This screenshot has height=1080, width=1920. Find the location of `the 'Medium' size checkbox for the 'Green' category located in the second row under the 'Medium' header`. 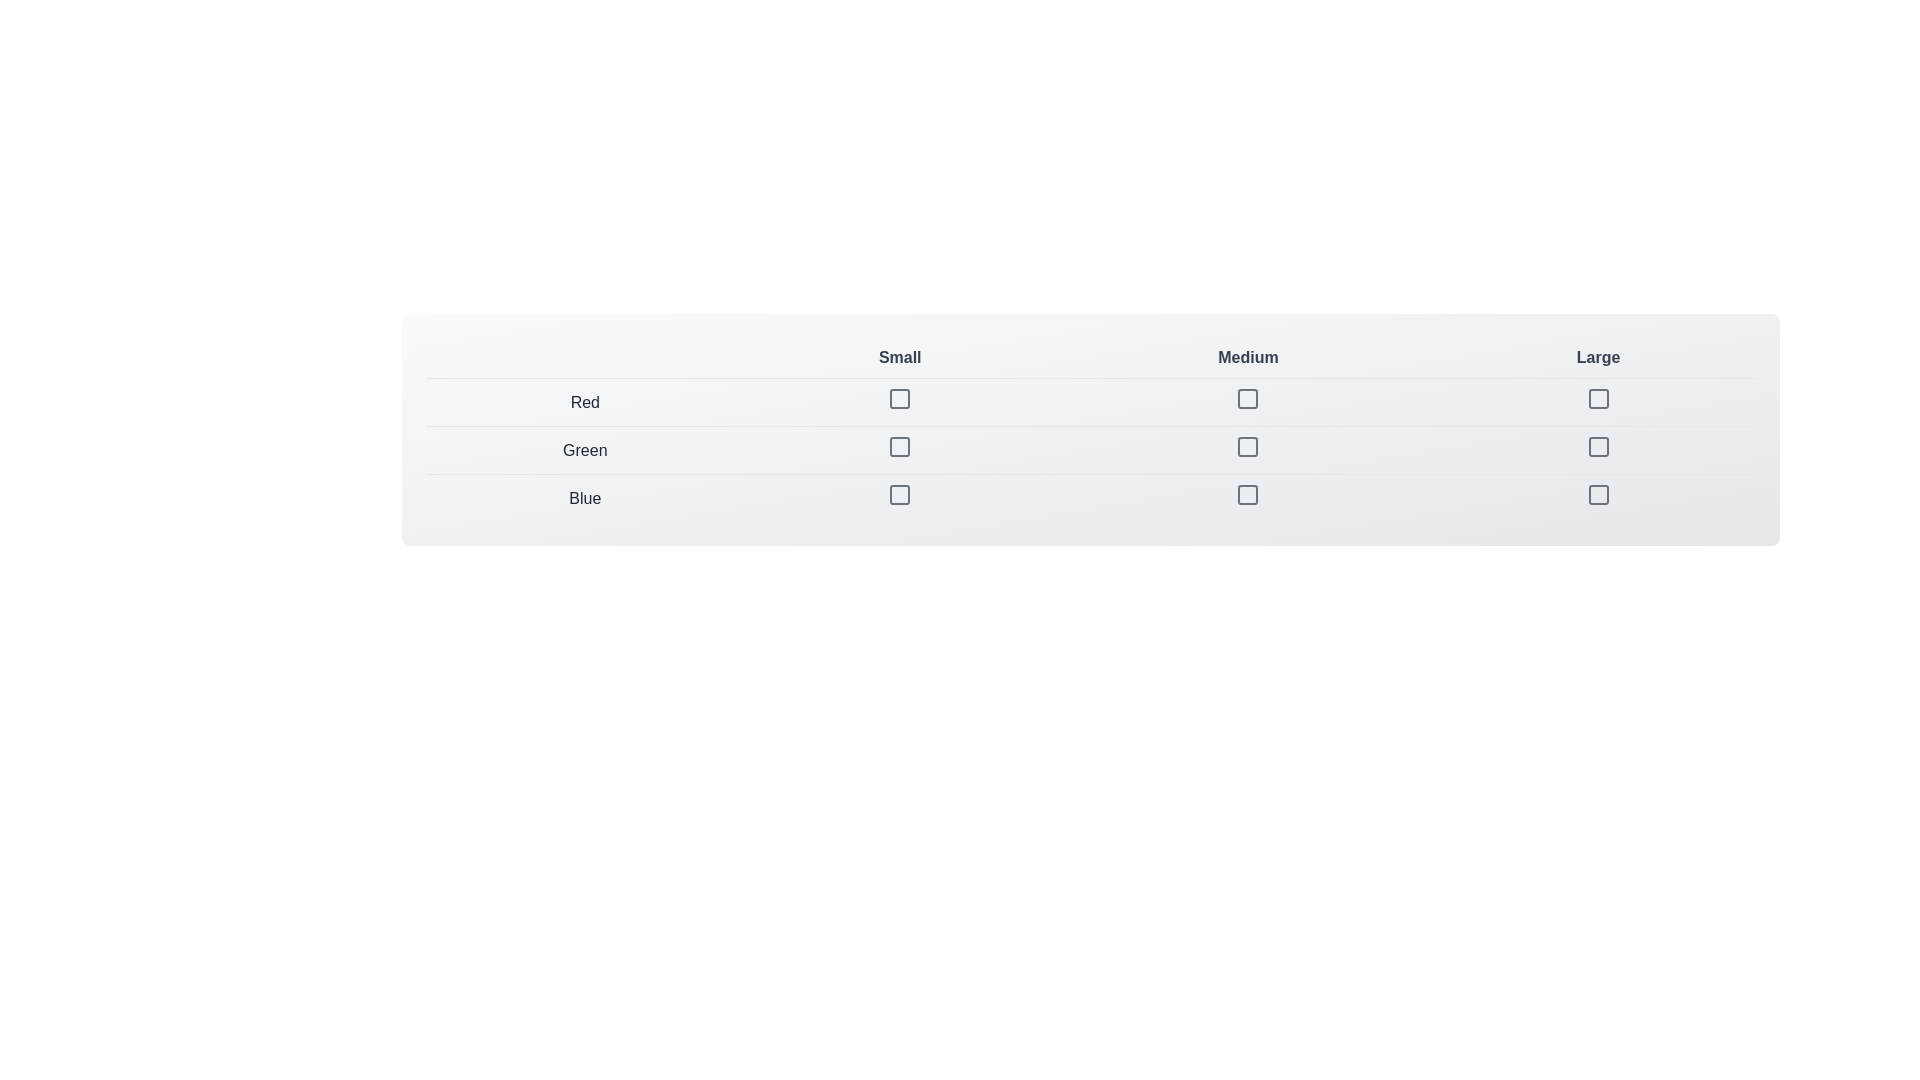

the 'Medium' size checkbox for the 'Green' category located in the second row under the 'Medium' header is located at coordinates (1247, 450).